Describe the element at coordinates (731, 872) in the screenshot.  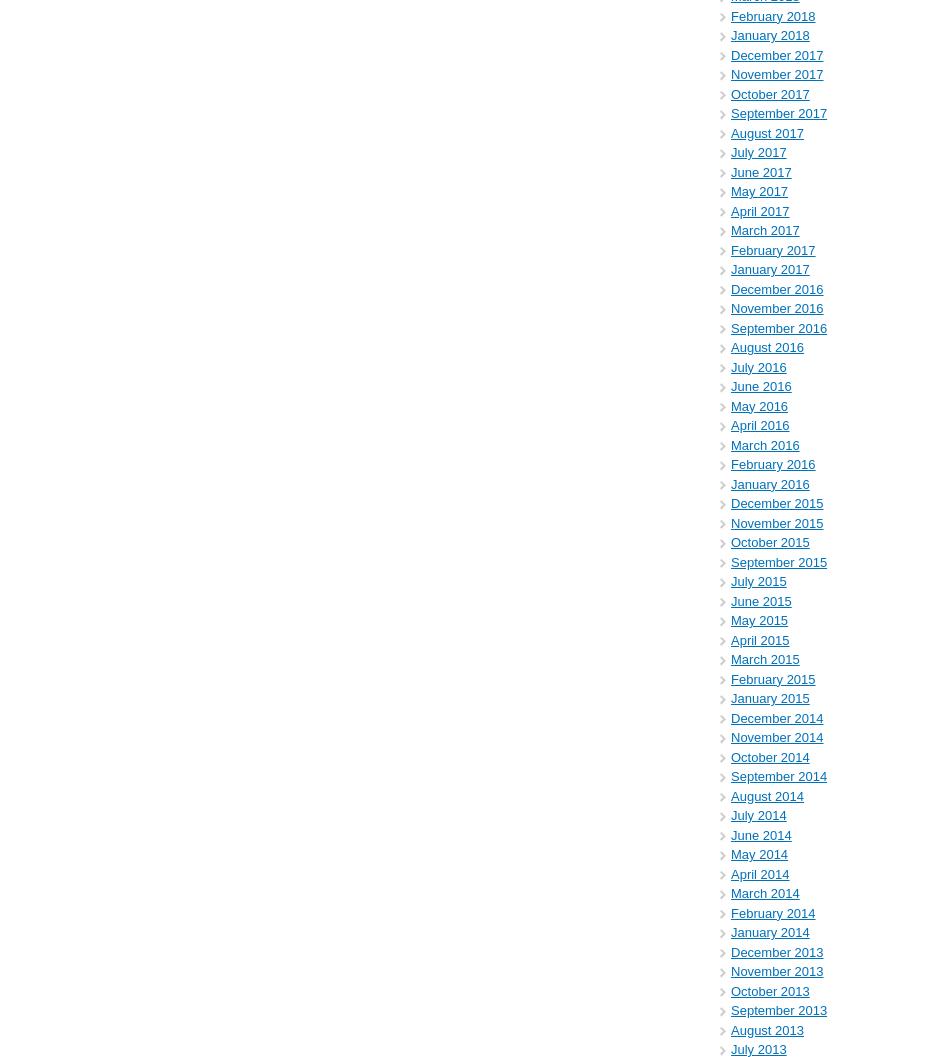
I see `'April 2014'` at that location.